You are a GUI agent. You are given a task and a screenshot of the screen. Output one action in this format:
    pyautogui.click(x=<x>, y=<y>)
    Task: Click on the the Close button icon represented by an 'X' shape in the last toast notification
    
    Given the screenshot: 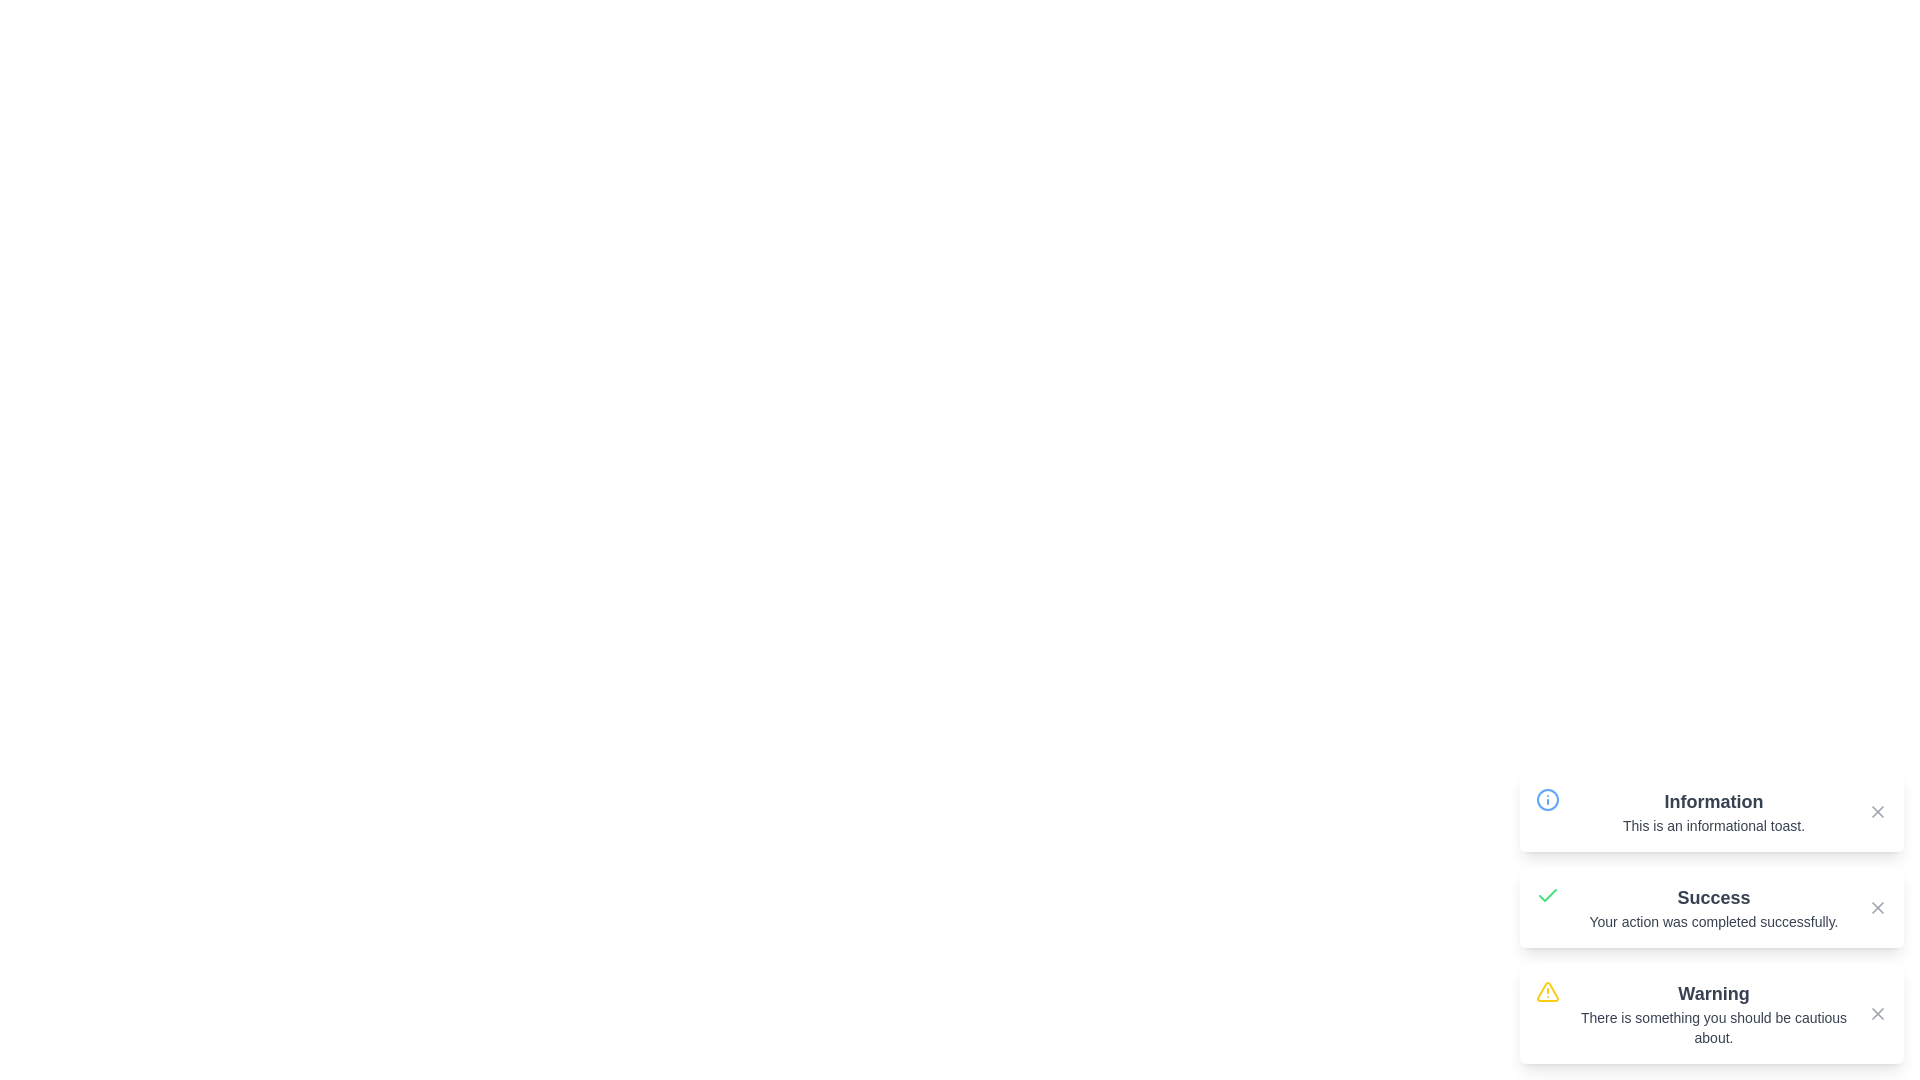 What is the action you would take?
    pyautogui.click(x=1876, y=1014)
    